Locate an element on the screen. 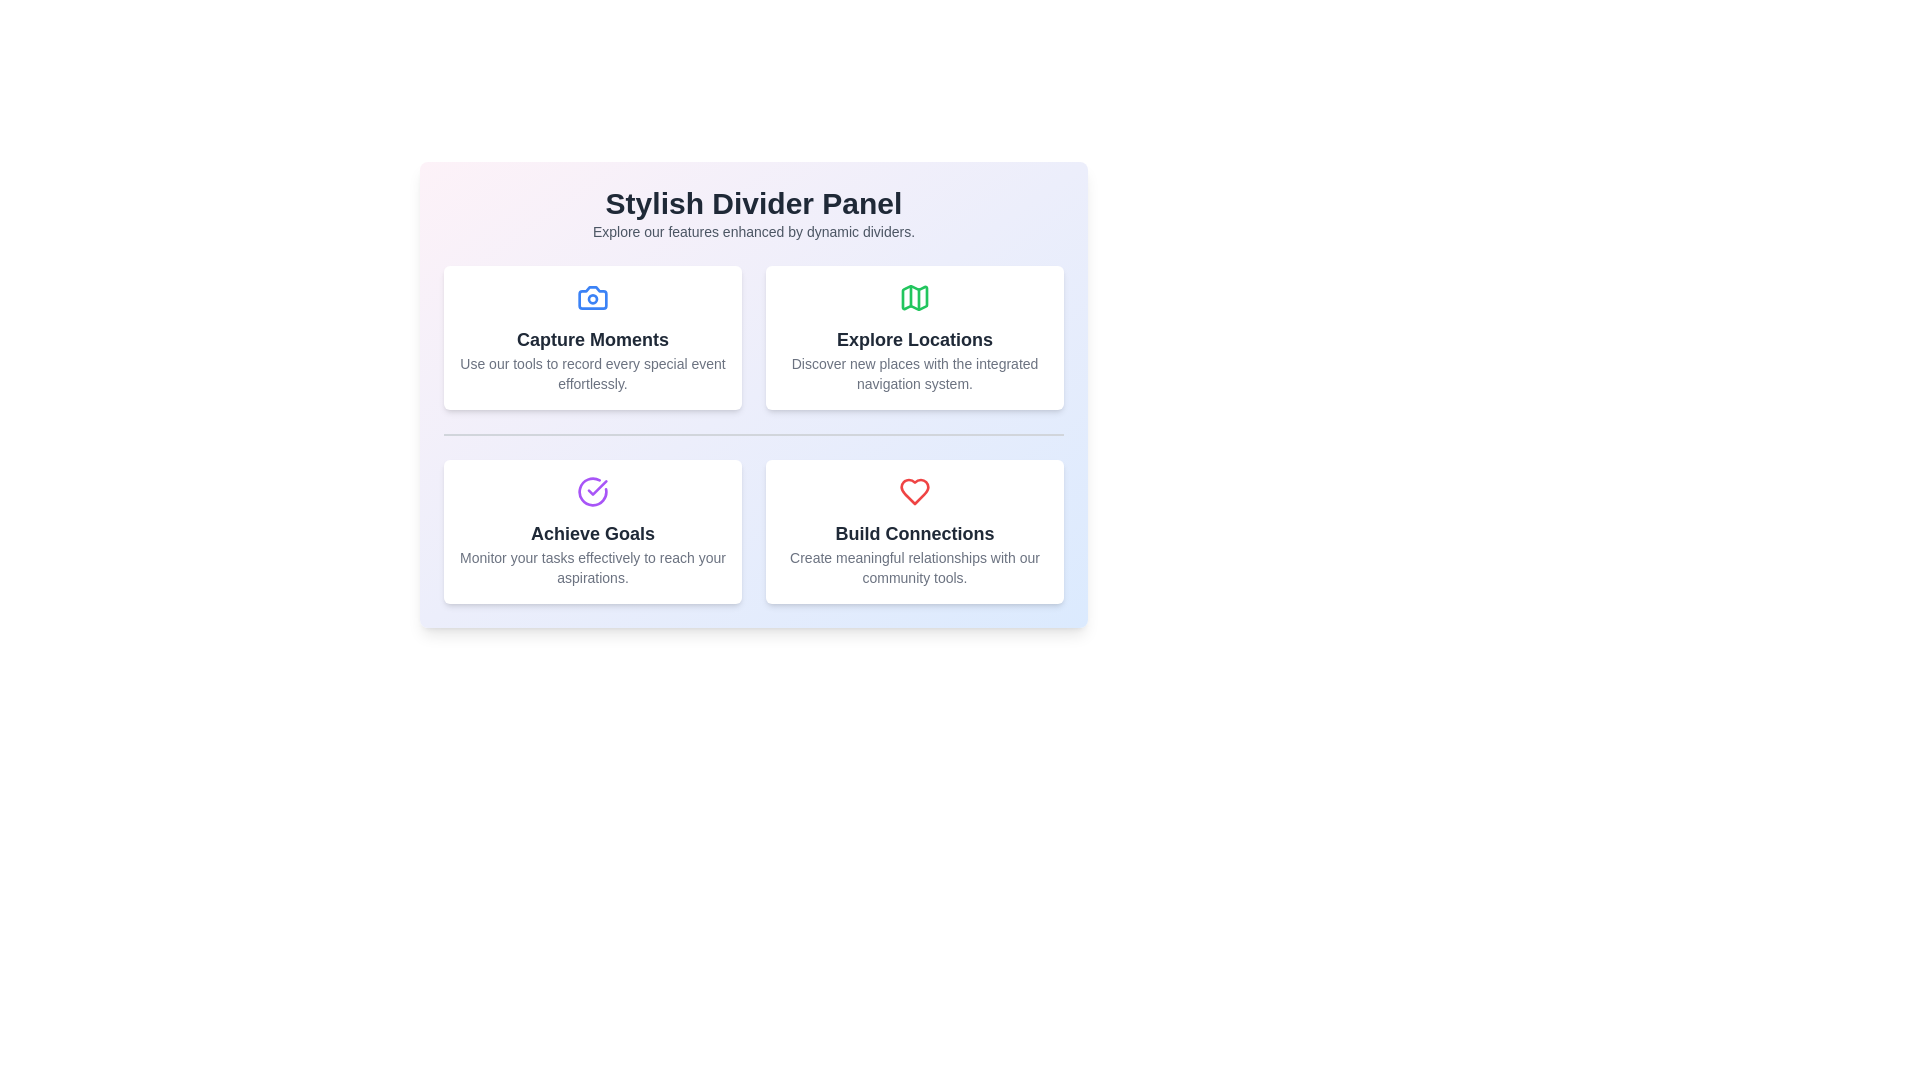 This screenshot has height=1080, width=1920. the green vector-based map icon located in the 'Explore Locations' section, which is centered above the section title and description is located at coordinates (914, 297).